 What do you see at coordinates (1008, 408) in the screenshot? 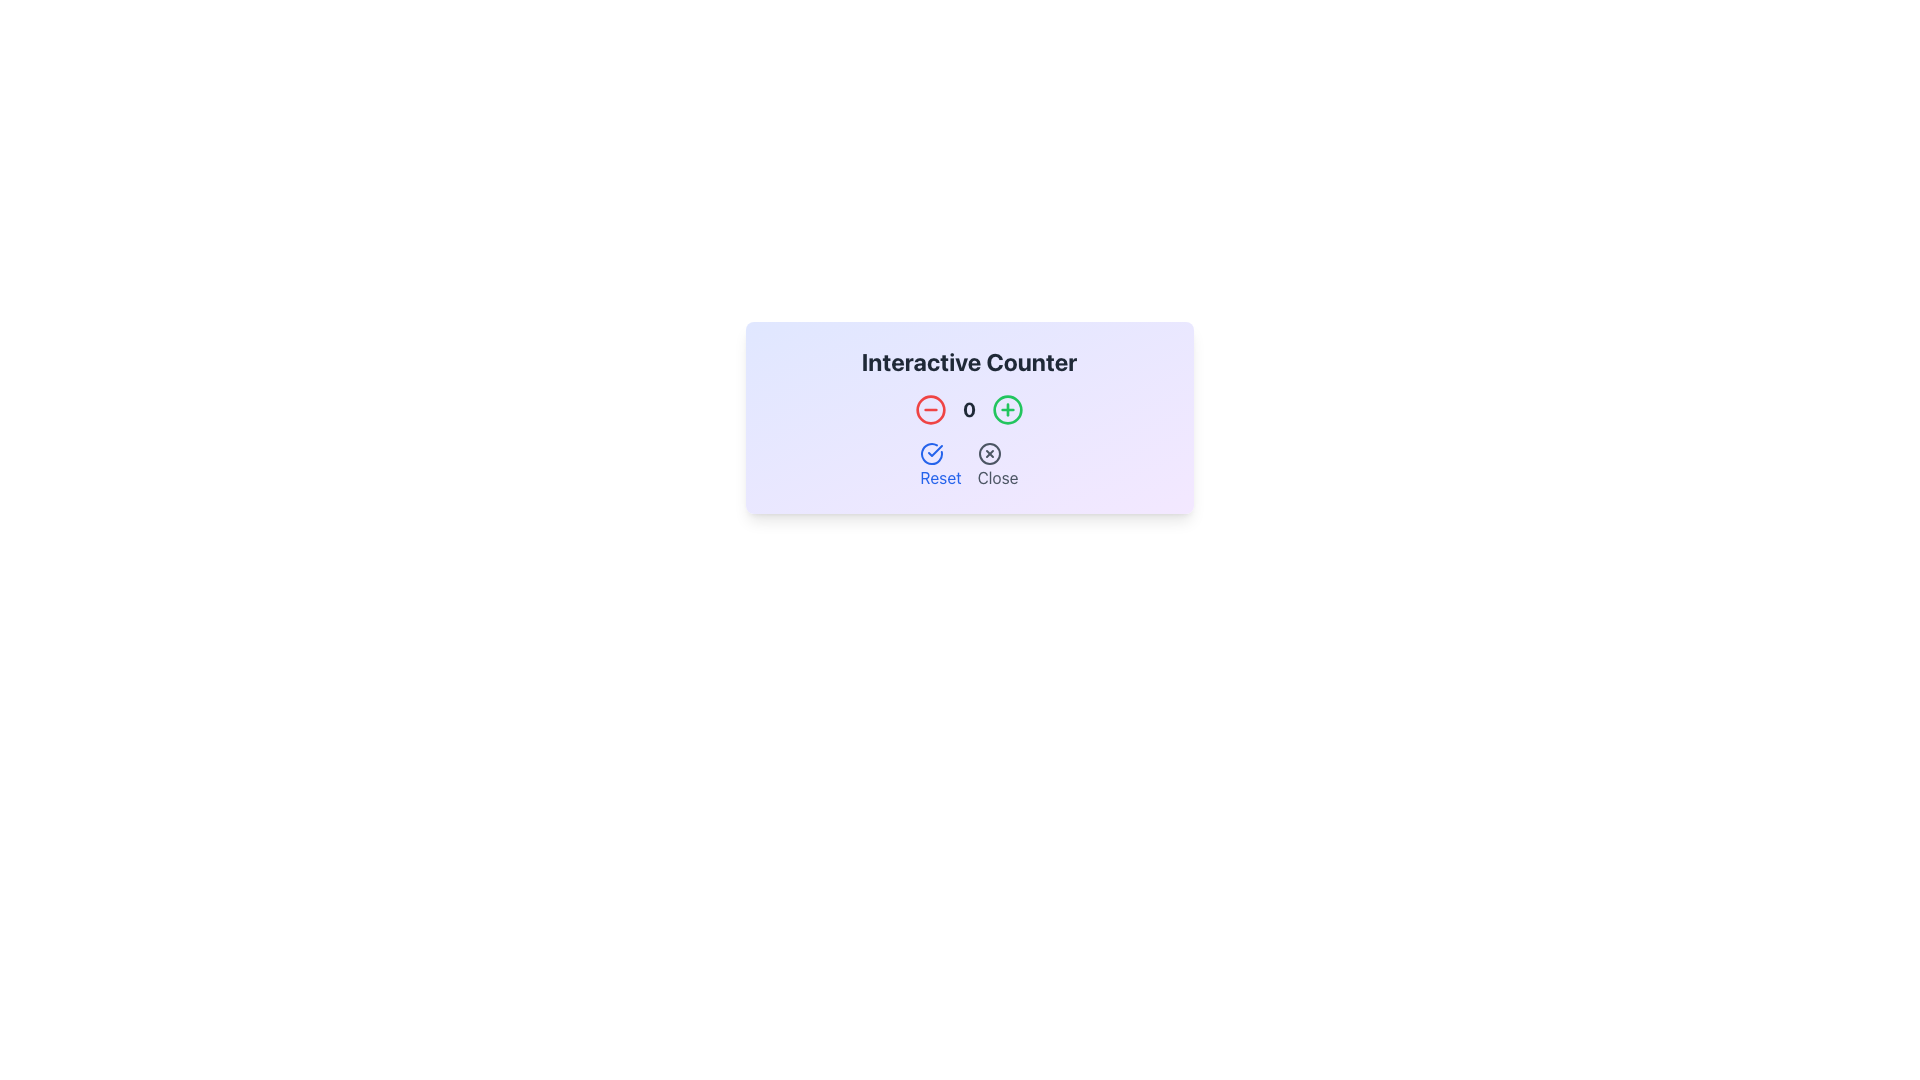
I see `the increment button, which has a plus icon and is the last button in the interactive controls, located to the right of the central numeric display` at bounding box center [1008, 408].